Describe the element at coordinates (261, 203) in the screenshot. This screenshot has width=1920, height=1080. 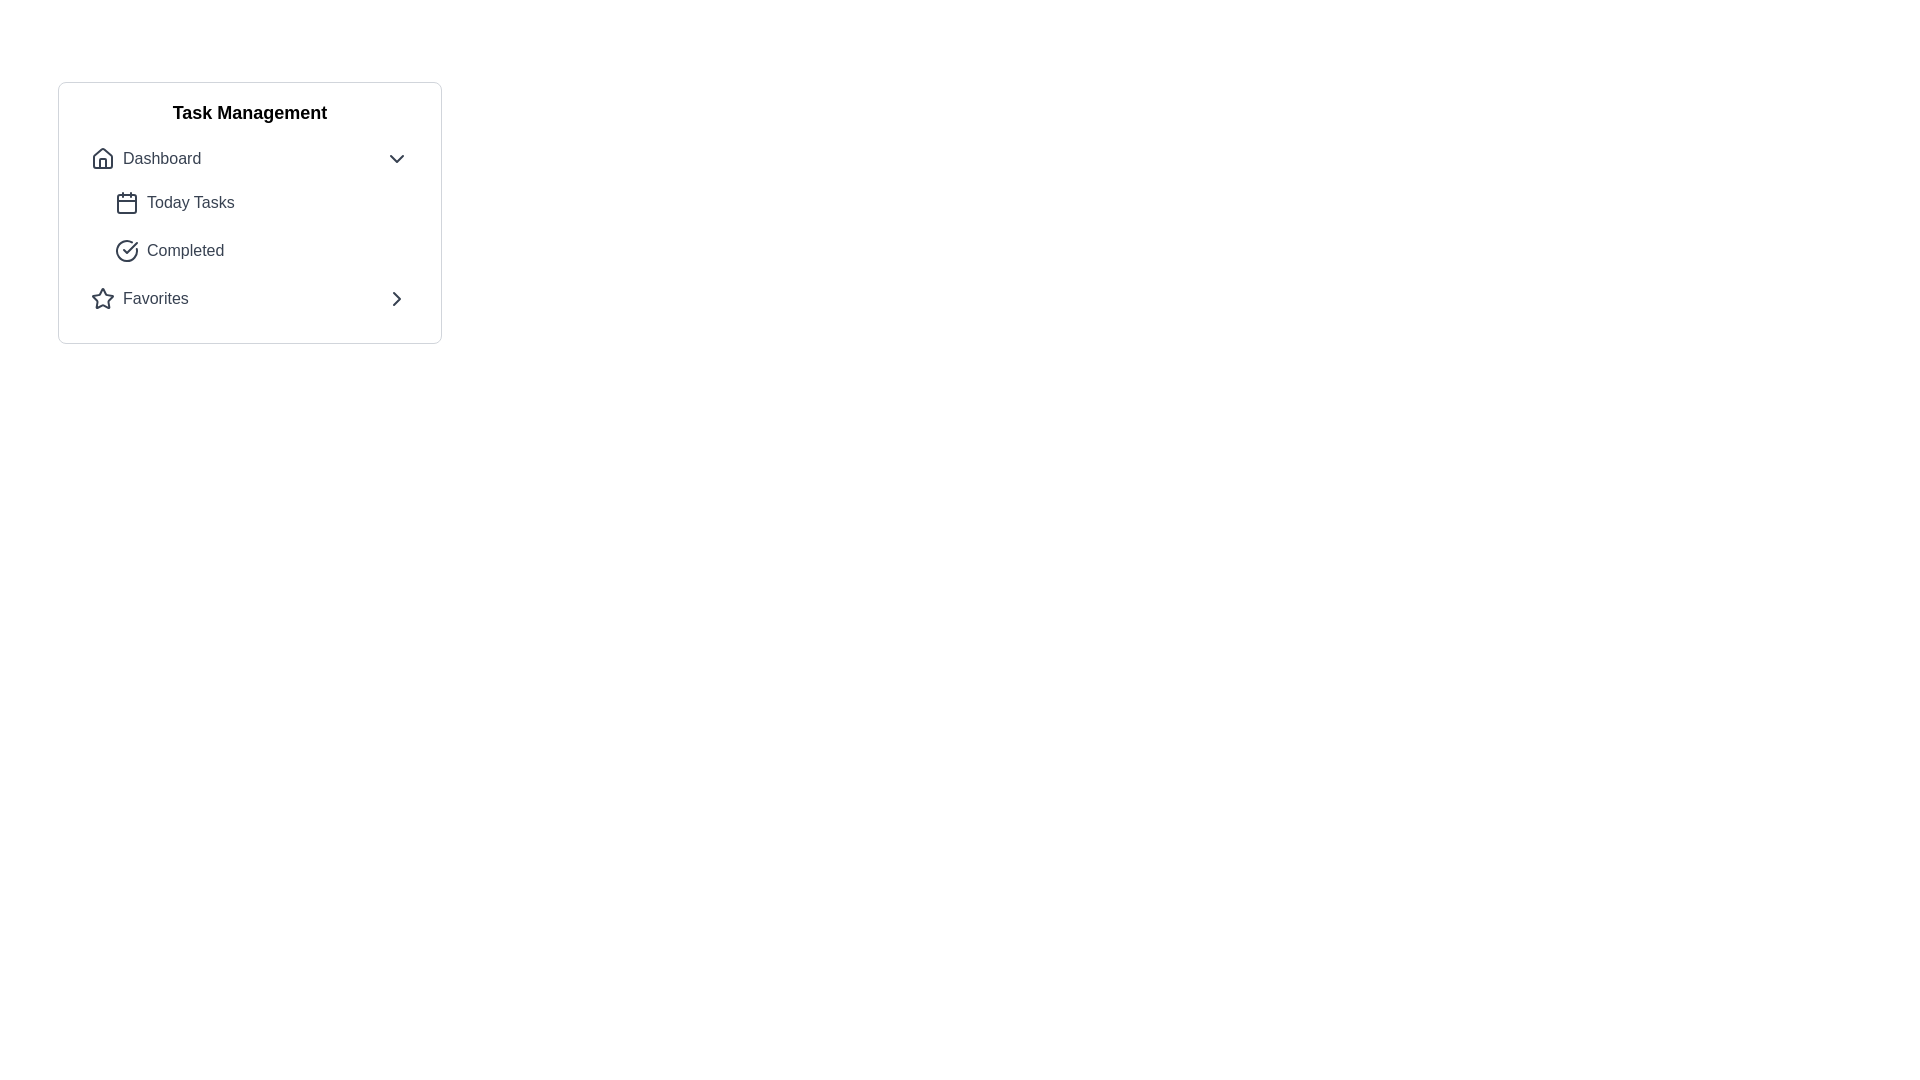
I see `the 'Today Tasks' button located in the vertical menu on the left side of the UI, positioned immediately below the 'Dashboard' item and above the 'Completed' item` at that location.